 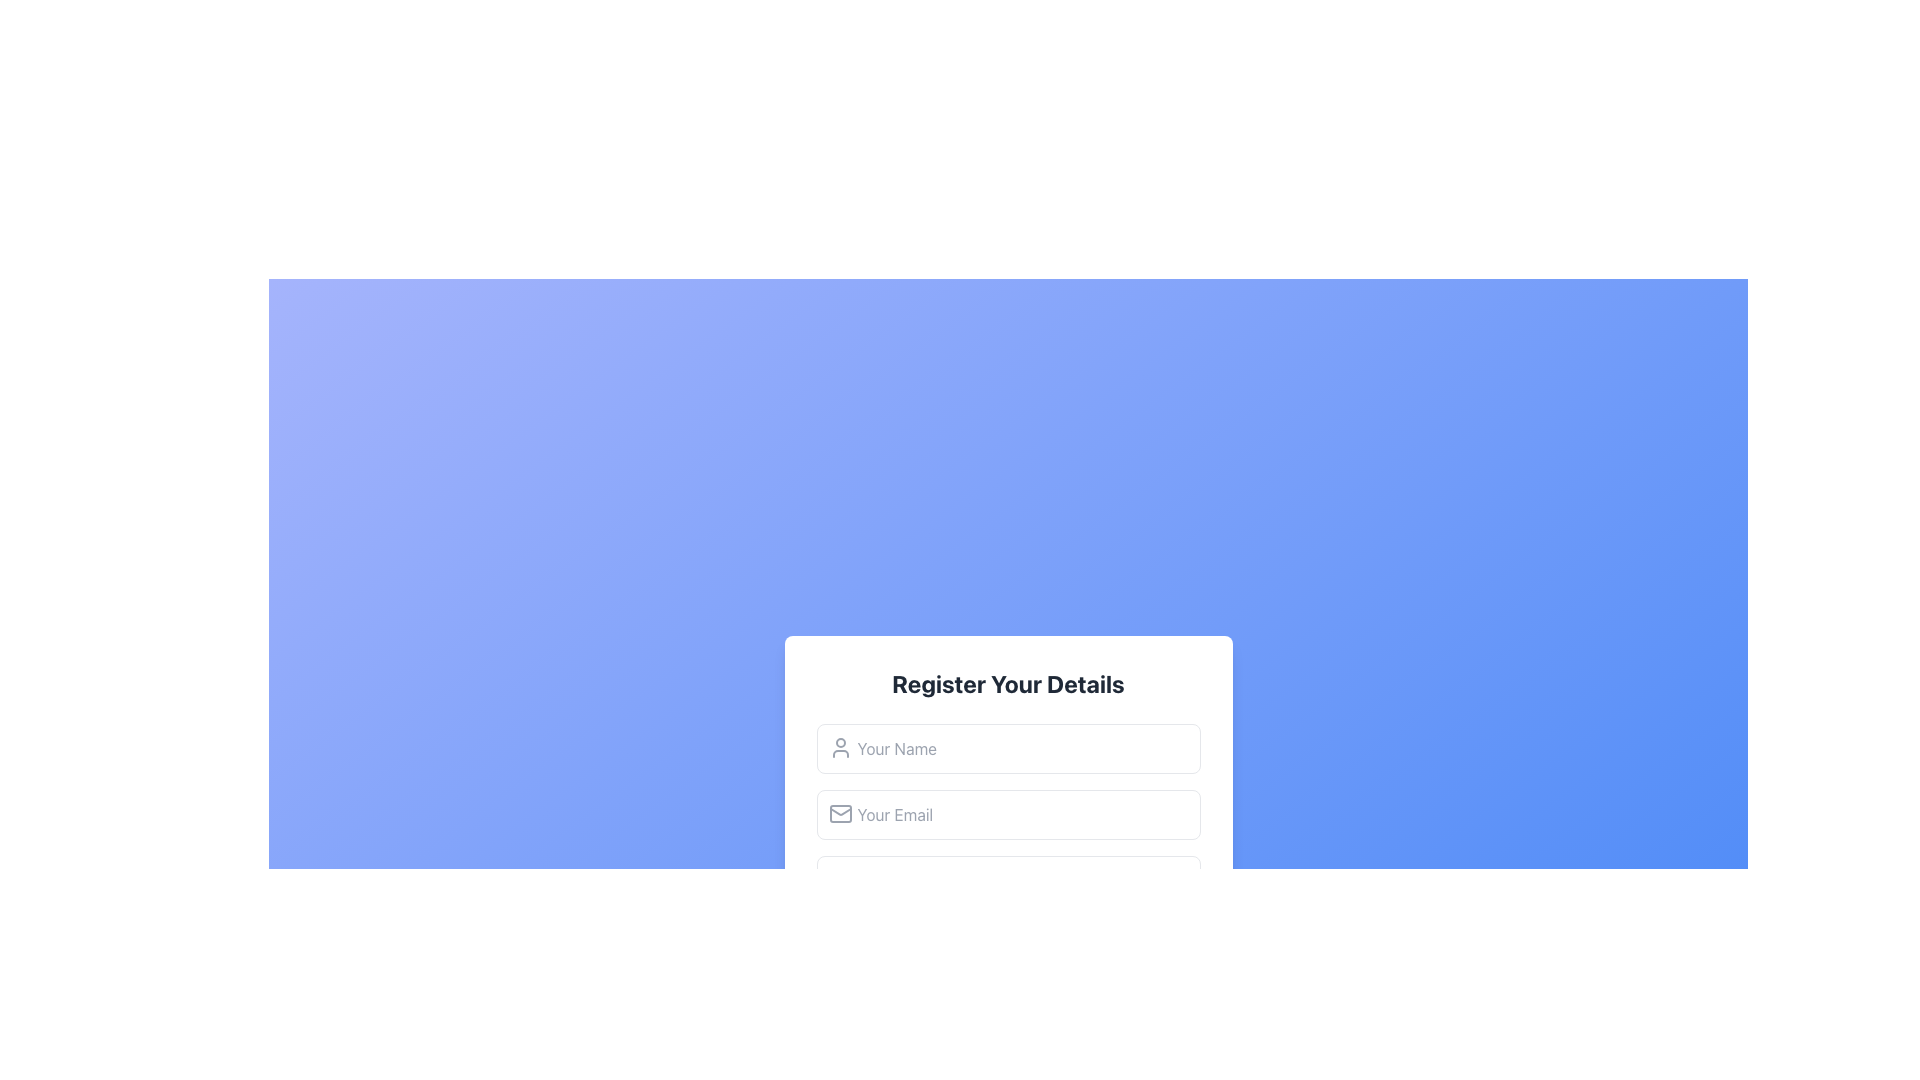 I want to click on the email input field located within the white card below the title 'Register Your Details' to focus on it, so click(x=1008, y=818).